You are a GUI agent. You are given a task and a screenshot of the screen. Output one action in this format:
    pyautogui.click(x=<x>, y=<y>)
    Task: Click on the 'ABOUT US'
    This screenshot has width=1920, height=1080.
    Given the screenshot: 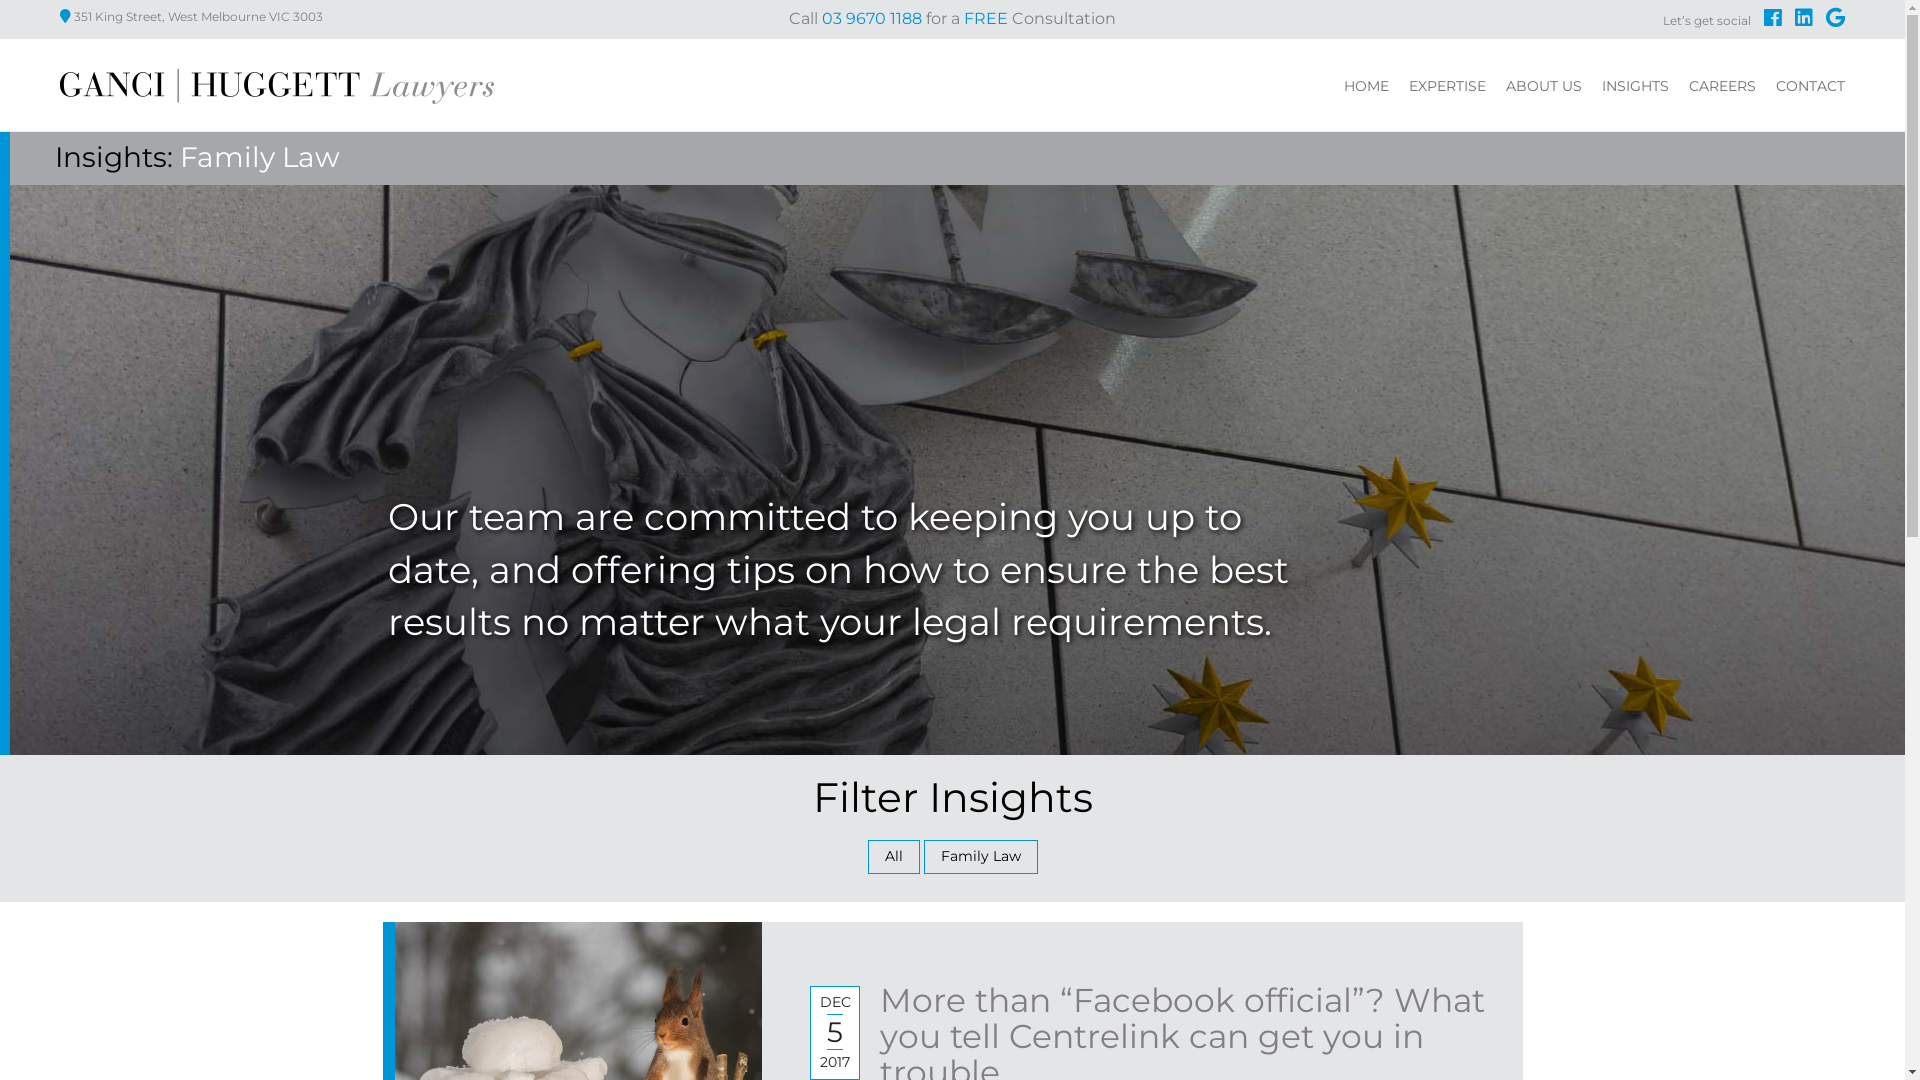 What is the action you would take?
    pyautogui.click(x=1543, y=86)
    